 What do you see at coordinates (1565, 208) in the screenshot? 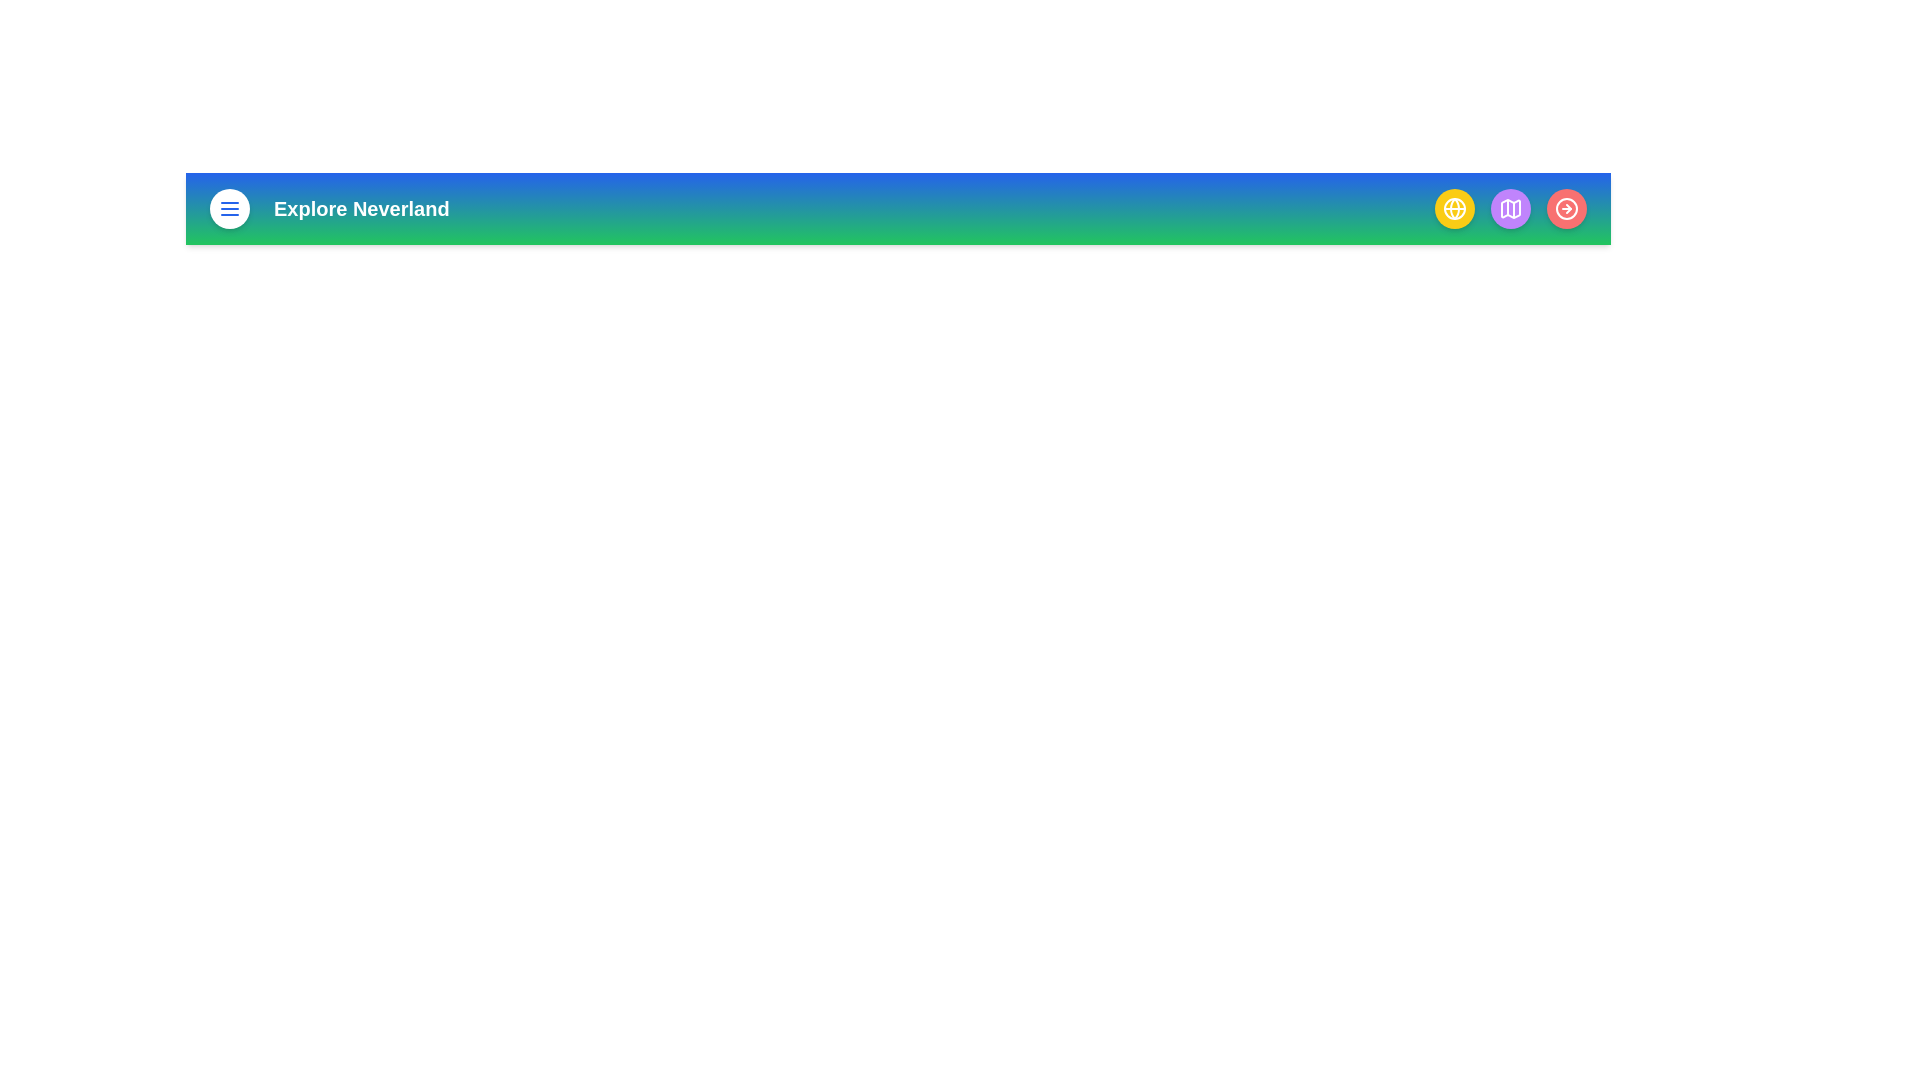
I see `red circular button with the white arrow icon to proceed to the next section` at bounding box center [1565, 208].